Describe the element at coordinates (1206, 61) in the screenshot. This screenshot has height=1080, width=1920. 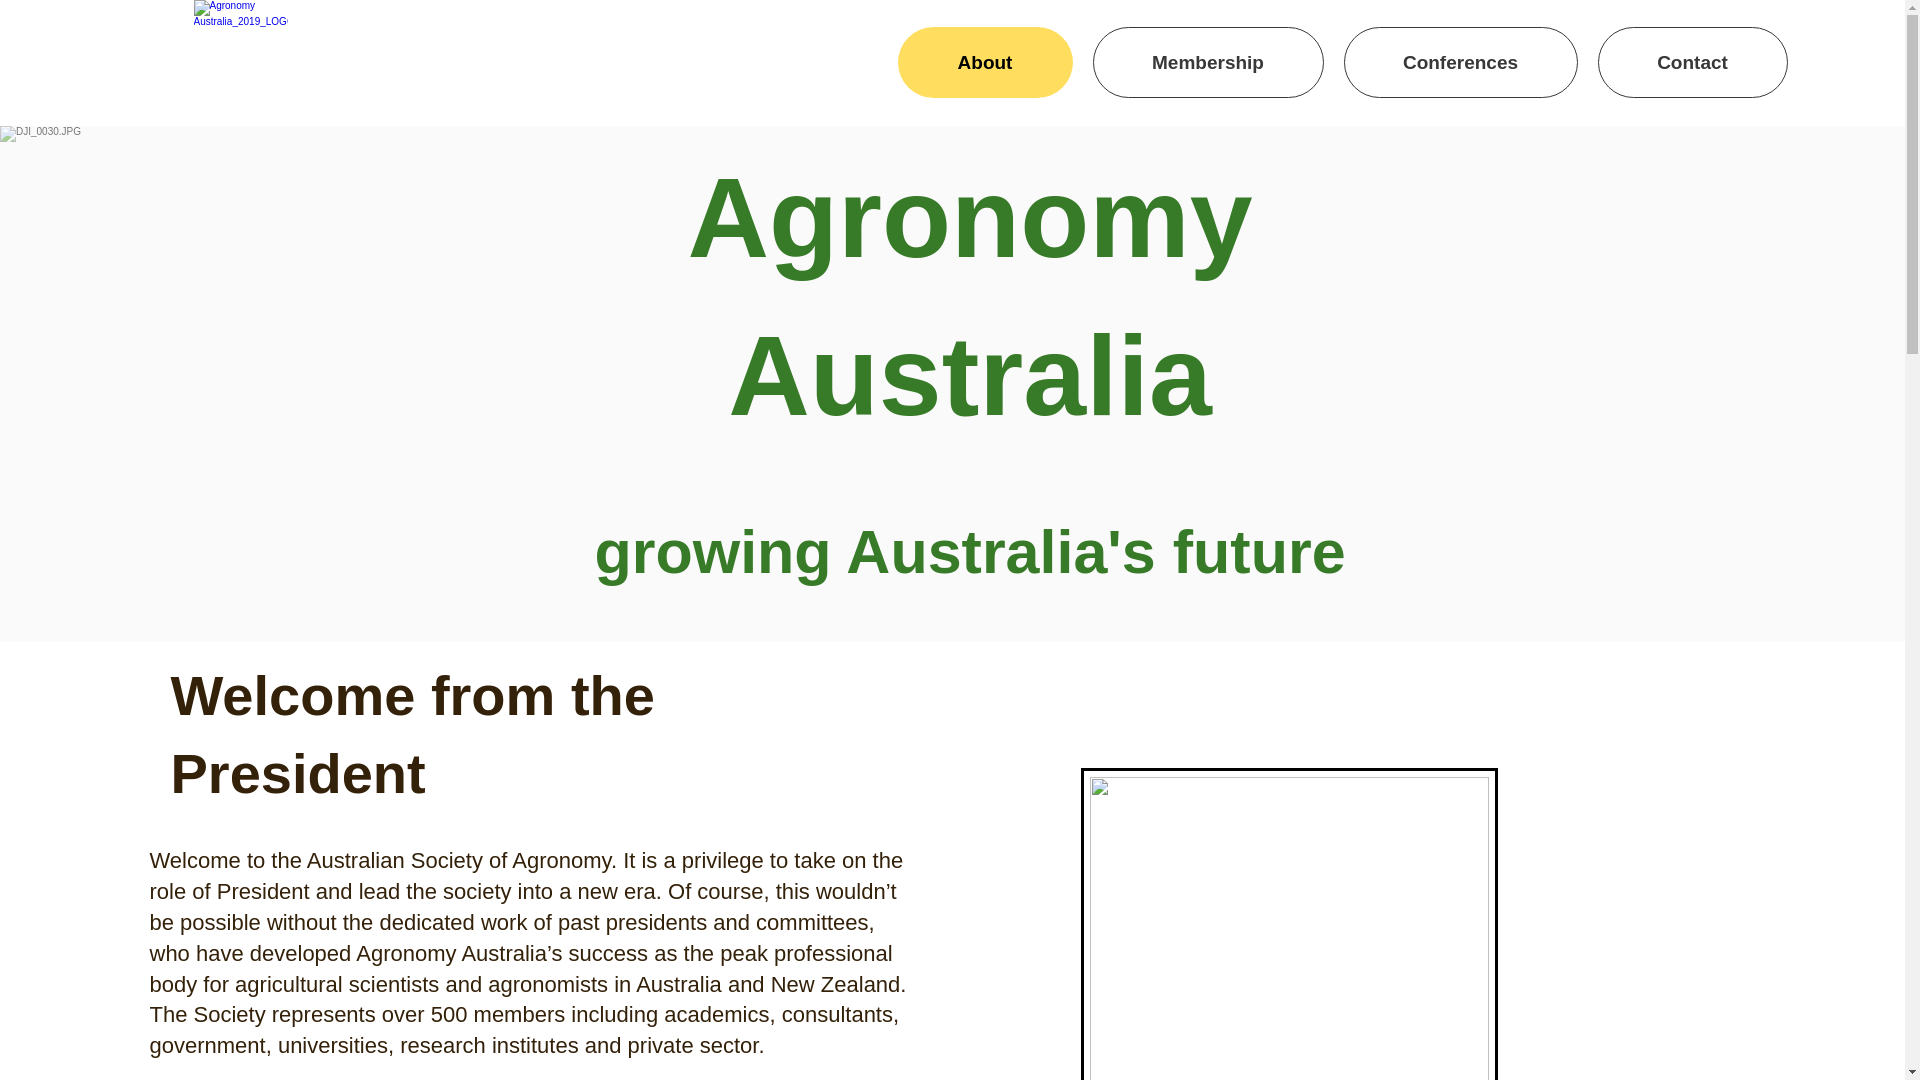
I see `'Membership'` at that location.